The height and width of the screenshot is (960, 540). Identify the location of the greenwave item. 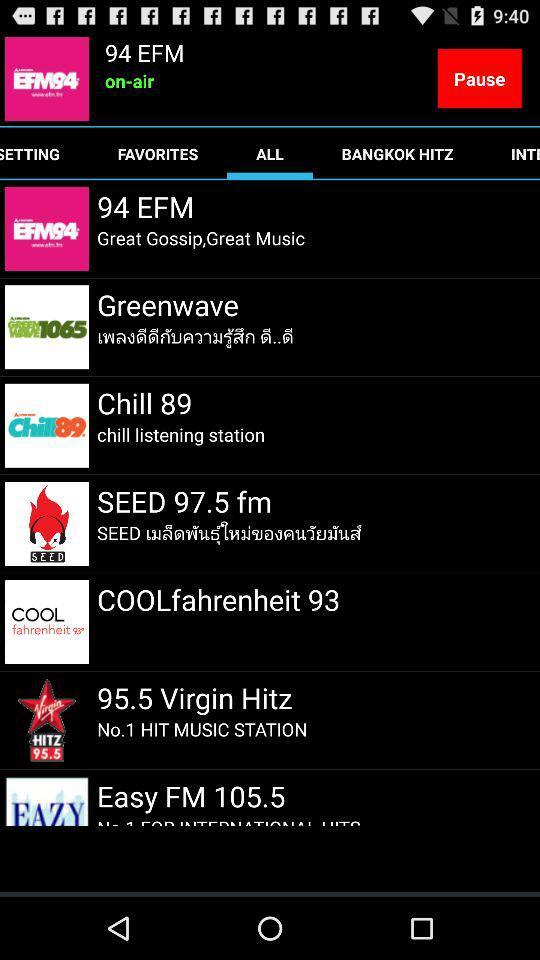
(166, 304).